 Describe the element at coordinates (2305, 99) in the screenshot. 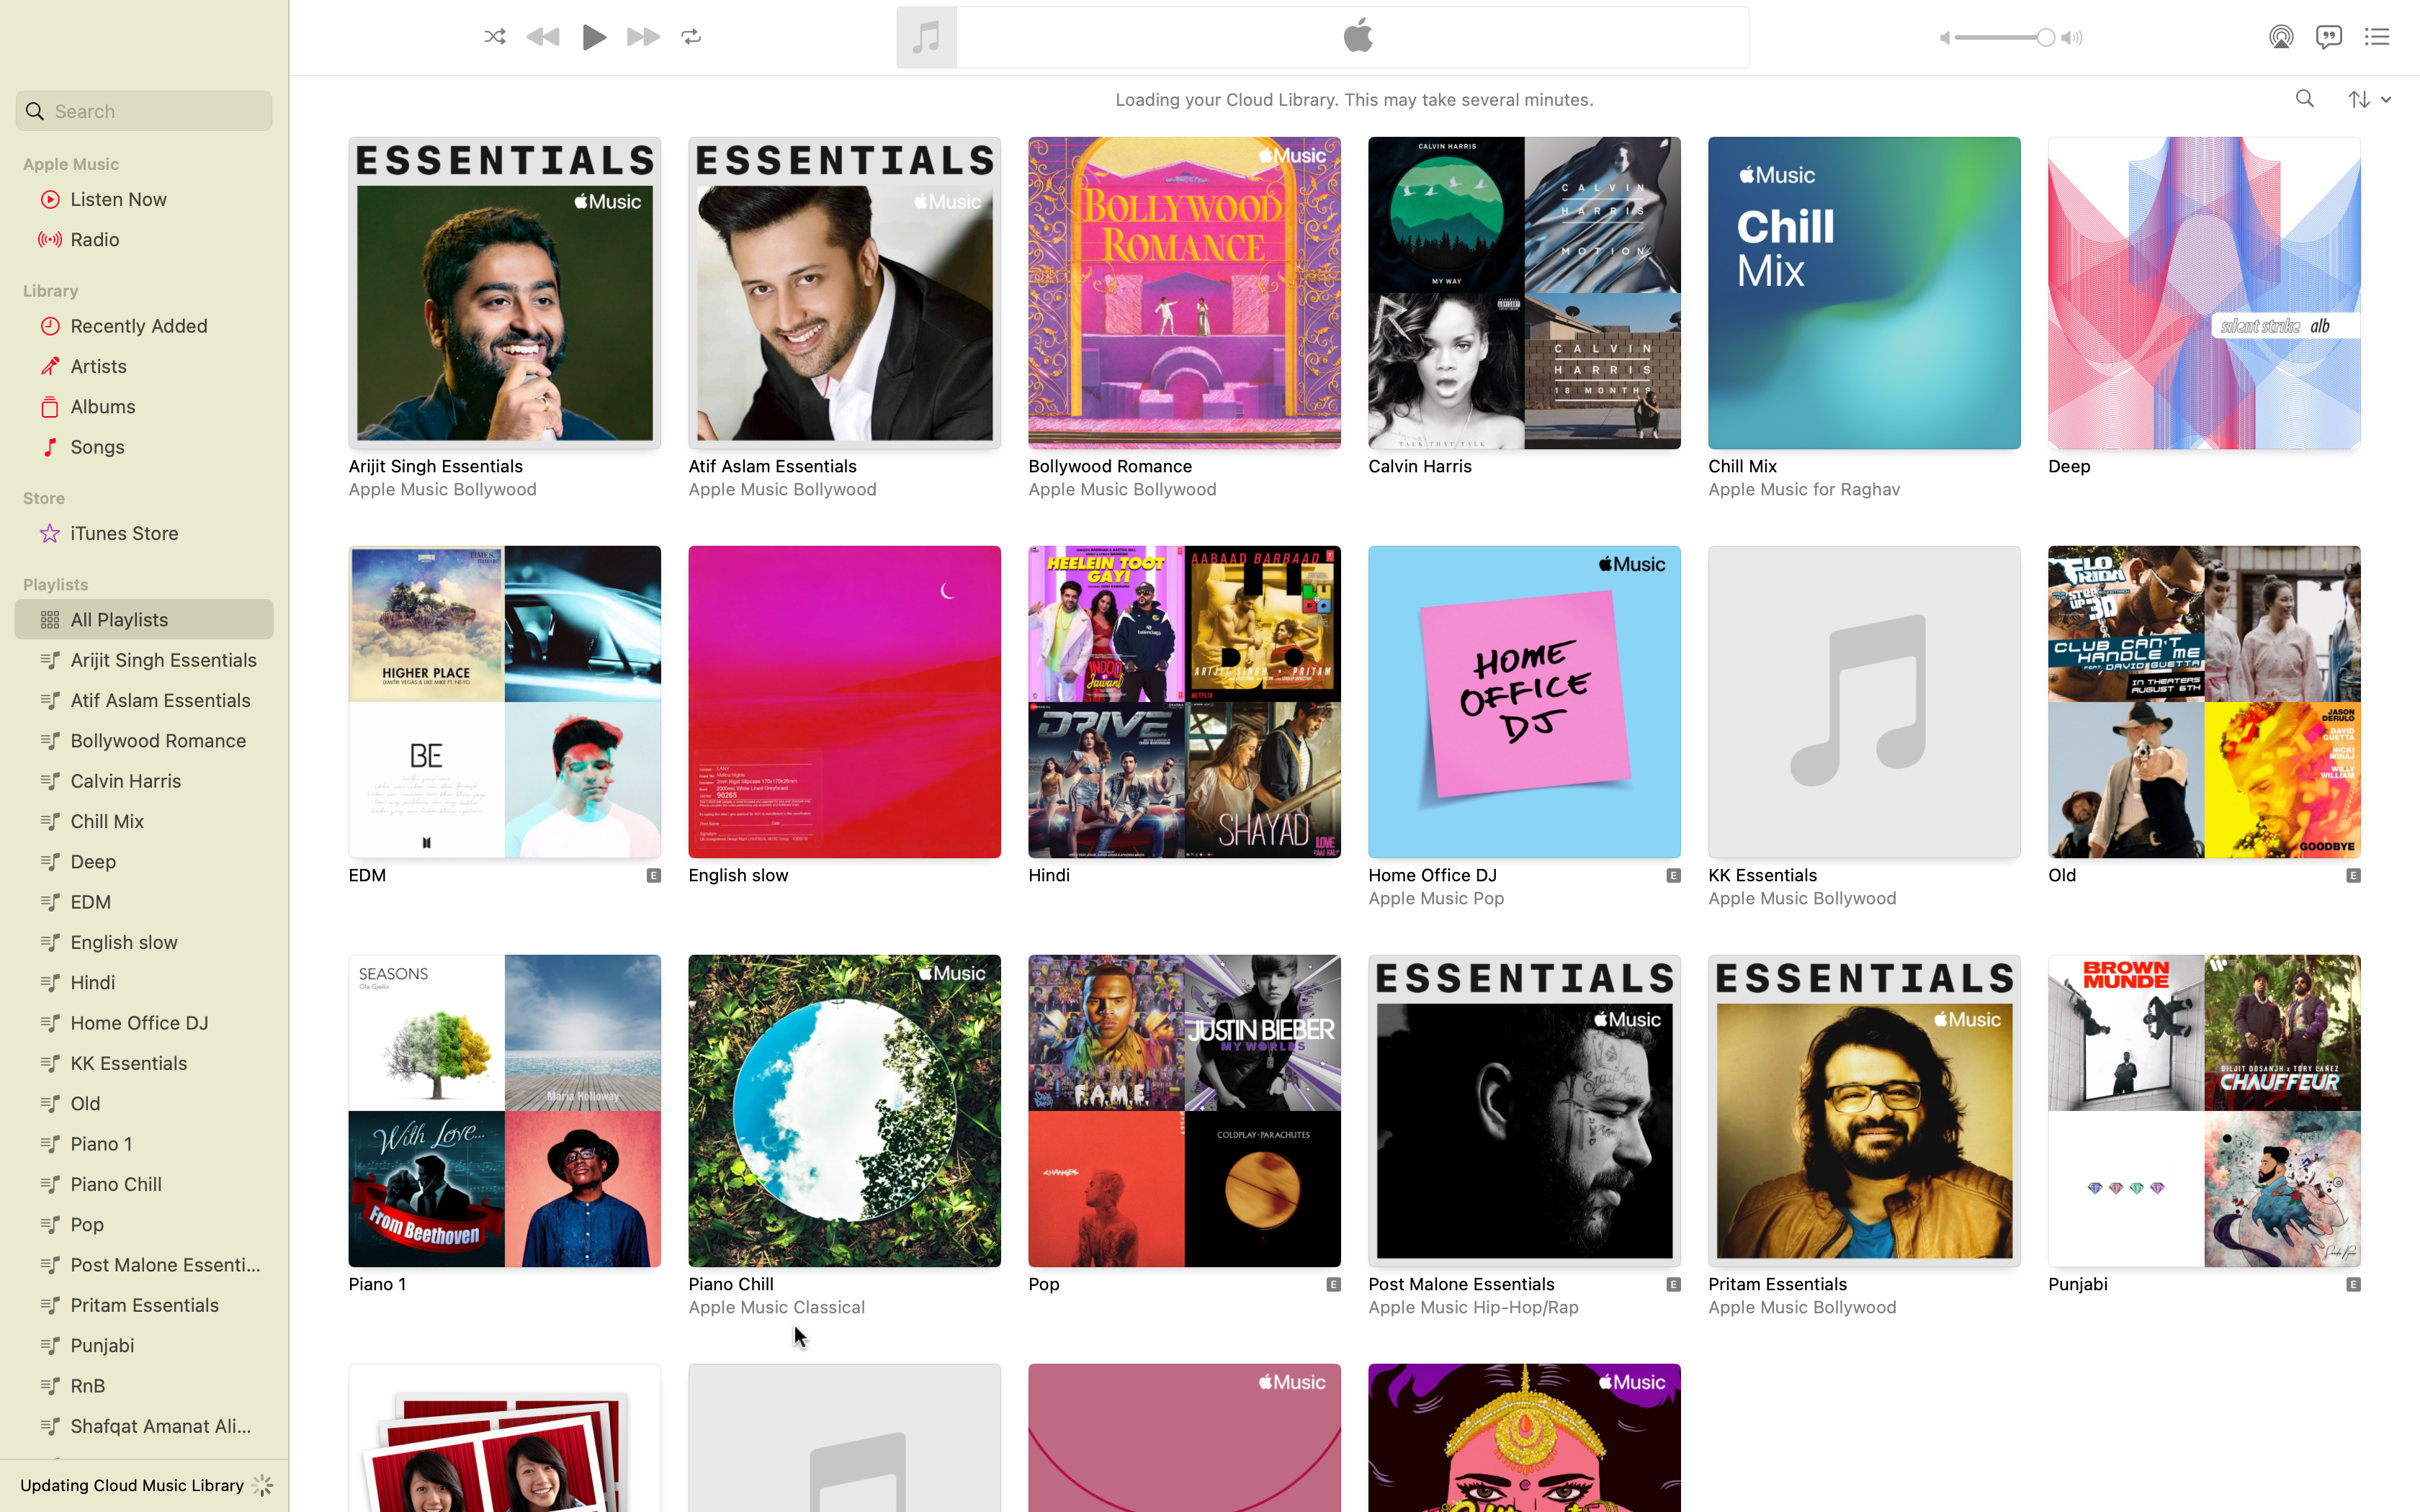

I see `Look up the musical artist "Calvin Harris` at that location.